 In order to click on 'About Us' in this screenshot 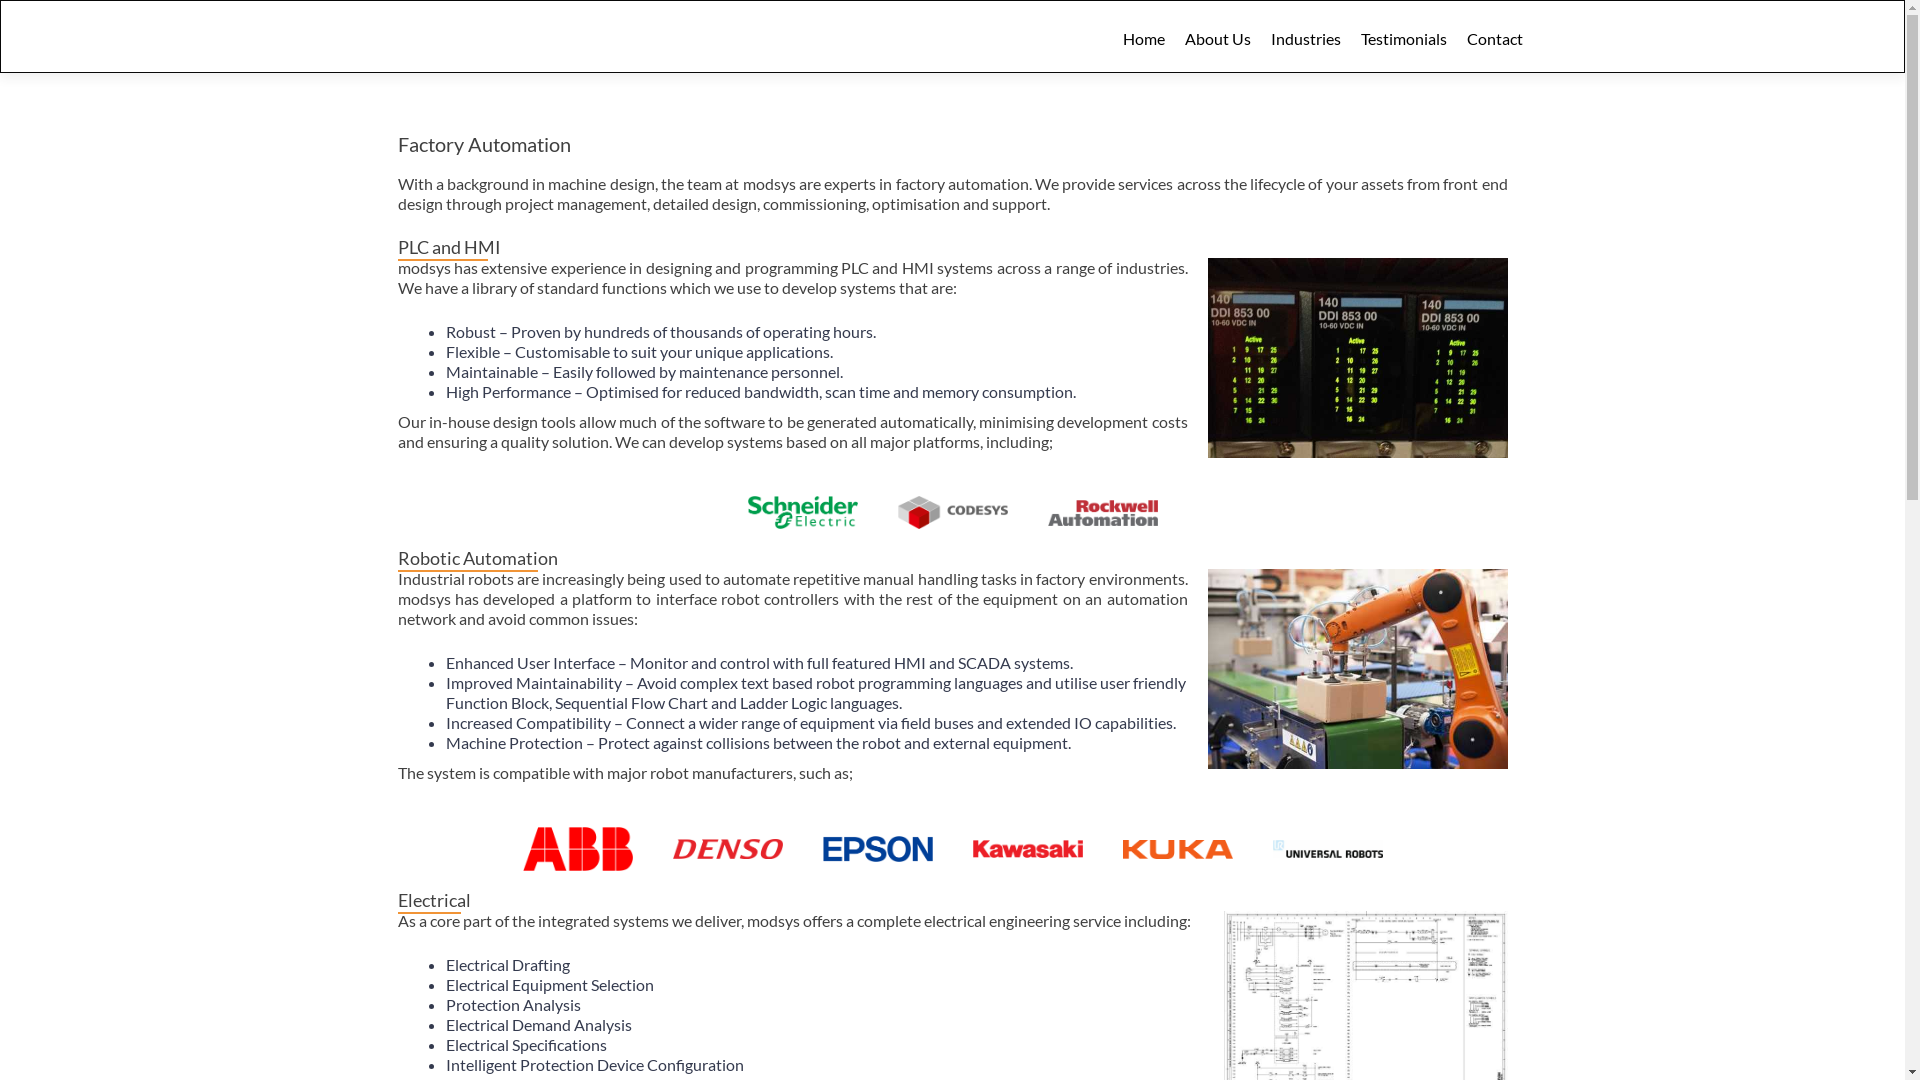, I will do `click(1184, 38)`.